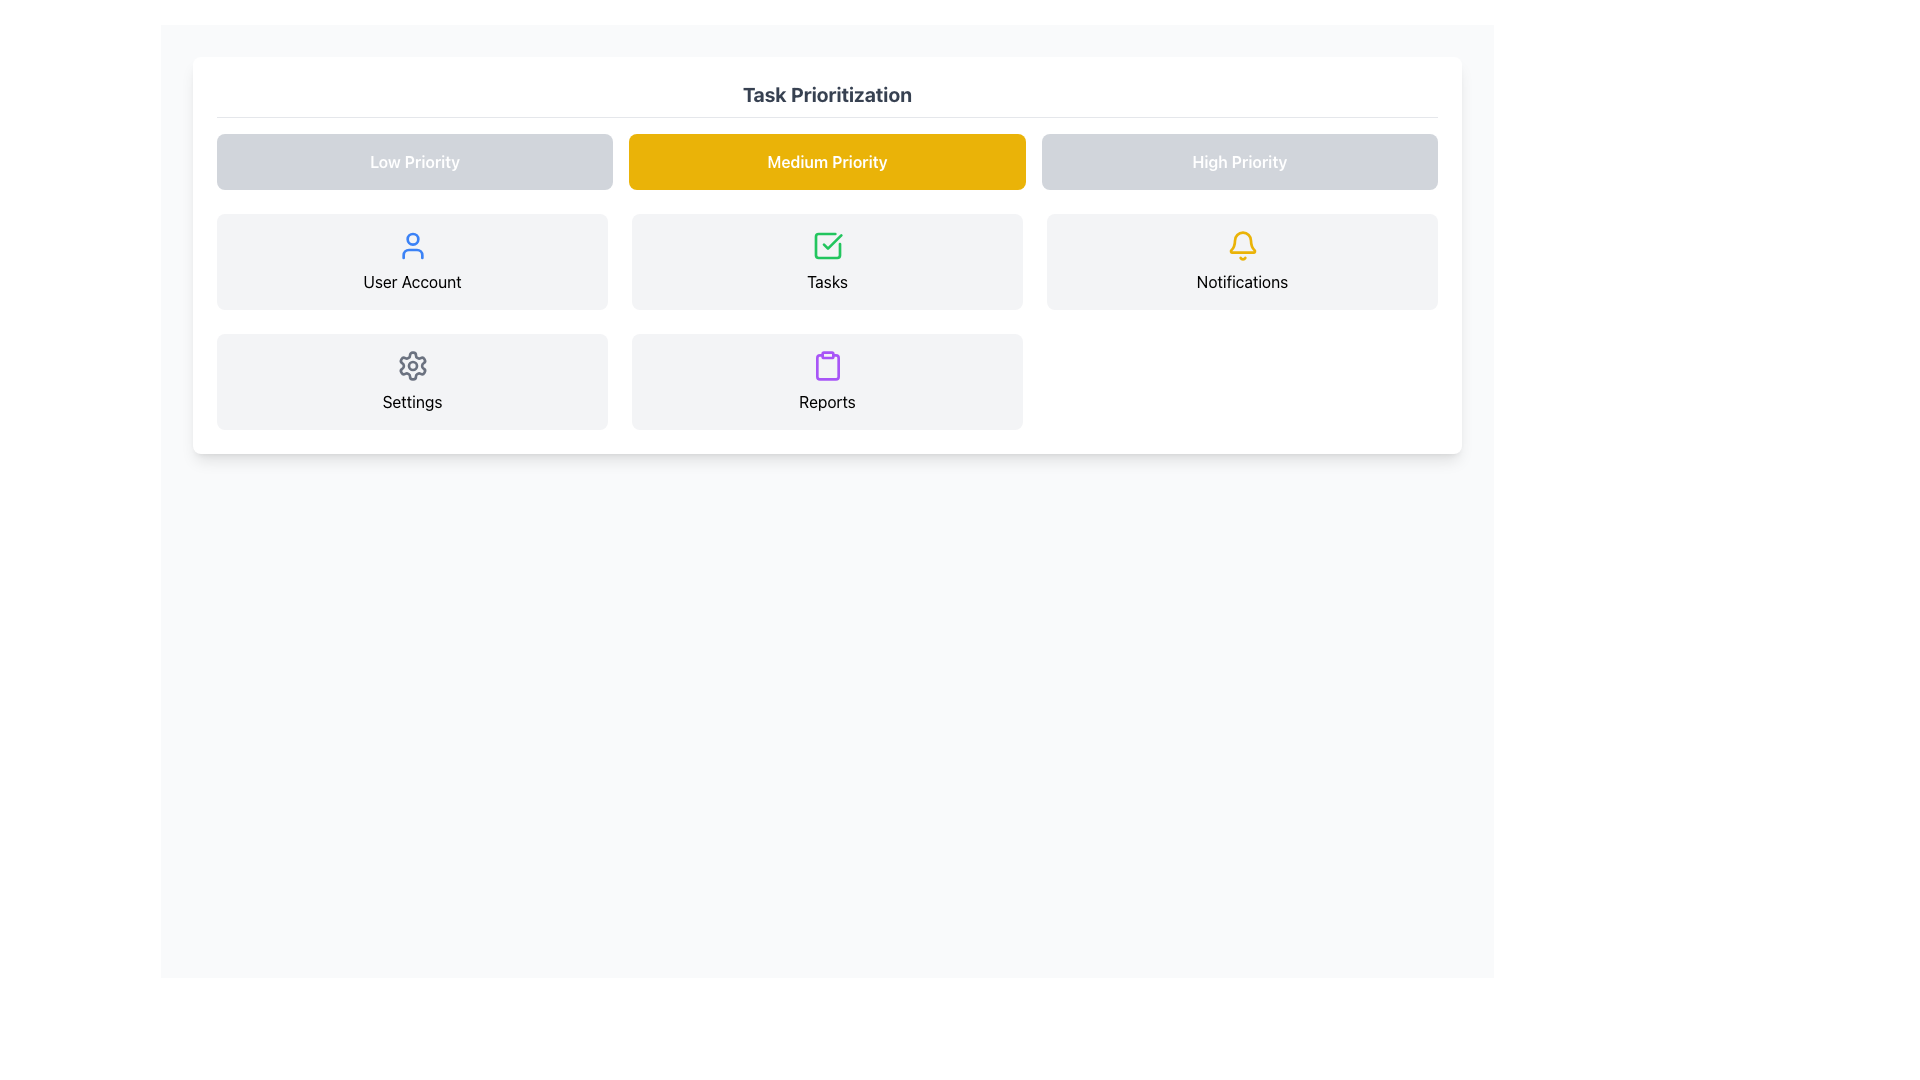 This screenshot has height=1080, width=1920. What do you see at coordinates (1241, 281) in the screenshot?
I see `the 'Notifications' text label located in the top-right cell of the grid, positioned directly below the notification bell icon` at bounding box center [1241, 281].